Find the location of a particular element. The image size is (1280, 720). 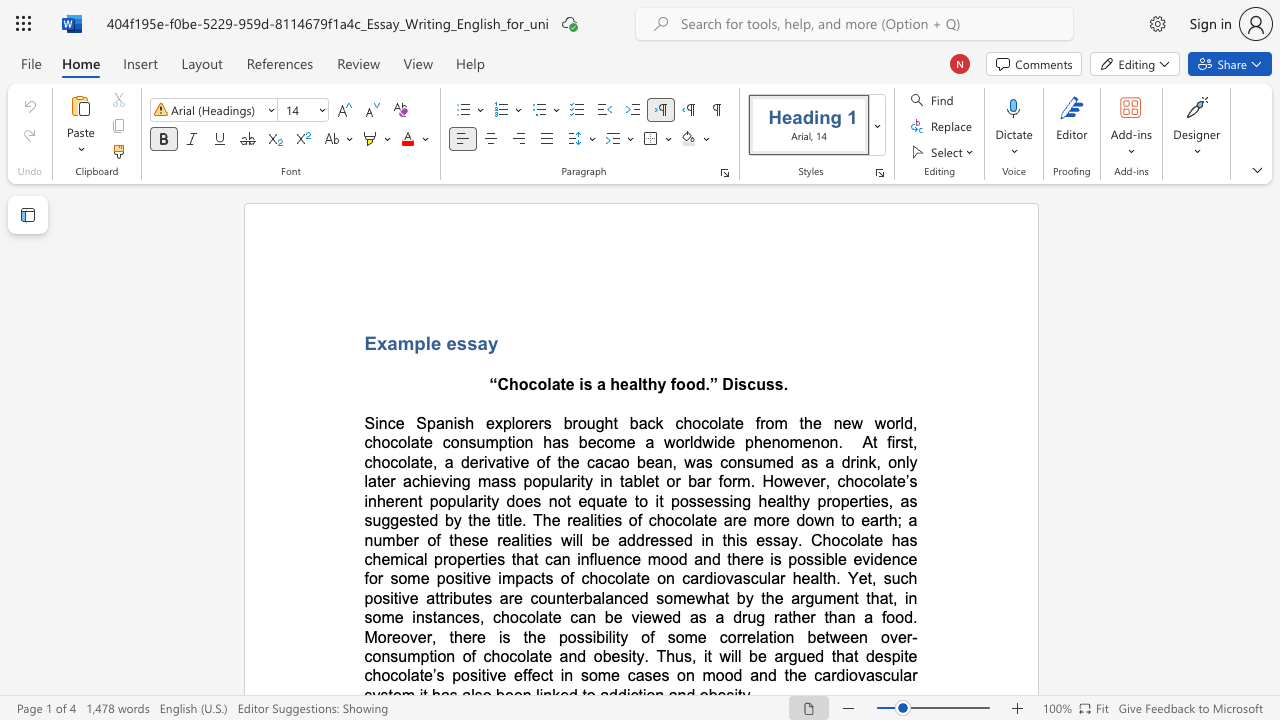

the subset text "form. However, chocolate’s inhe" within the text "At first, chocolate, a derivative of the cacao bean, was consumed as a drink, only later achieving mass popularity in tablet or bar form. However, chocolate’s inherent popularity does not equate to it" is located at coordinates (718, 481).